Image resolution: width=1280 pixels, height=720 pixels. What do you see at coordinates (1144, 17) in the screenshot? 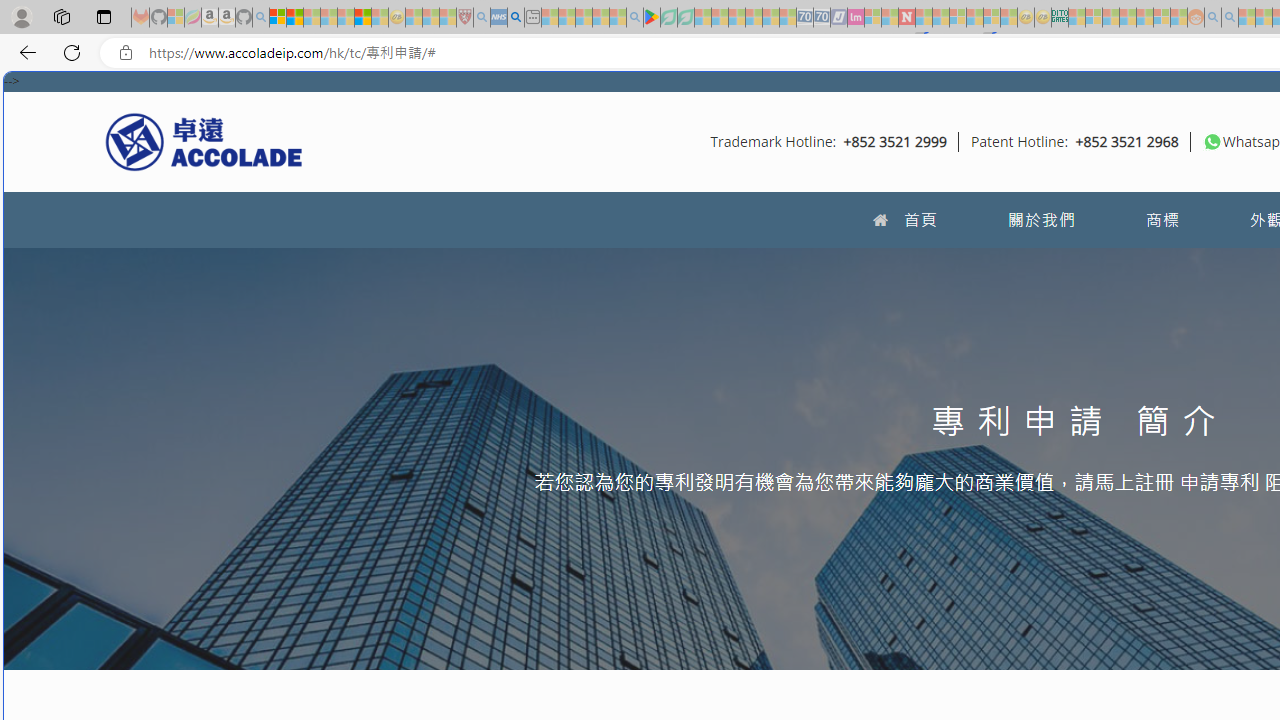
I see `'Kinda Frugal - MSN - Sleeping'` at bounding box center [1144, 17].